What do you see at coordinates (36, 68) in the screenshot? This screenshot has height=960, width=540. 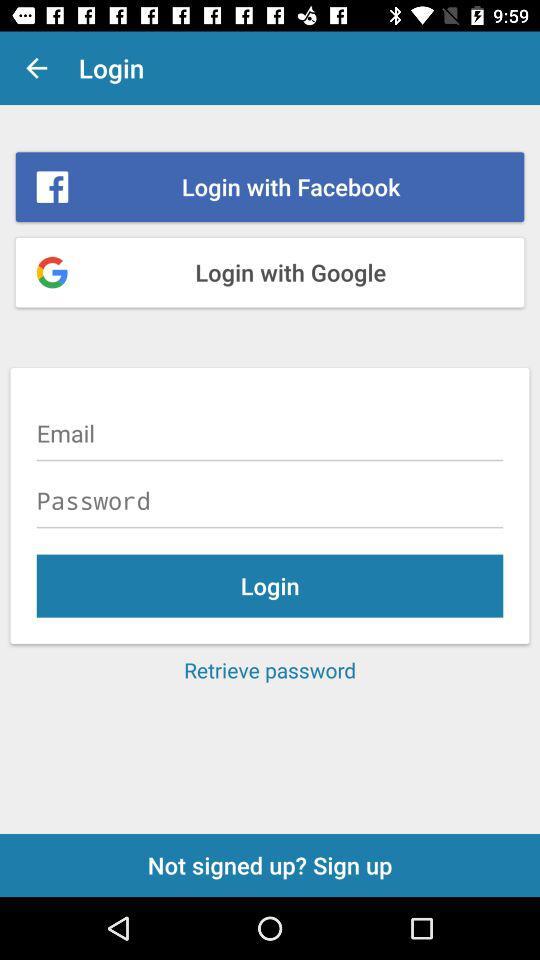 I see `icon above login with facebook icon` at bounding box center [36, 68].